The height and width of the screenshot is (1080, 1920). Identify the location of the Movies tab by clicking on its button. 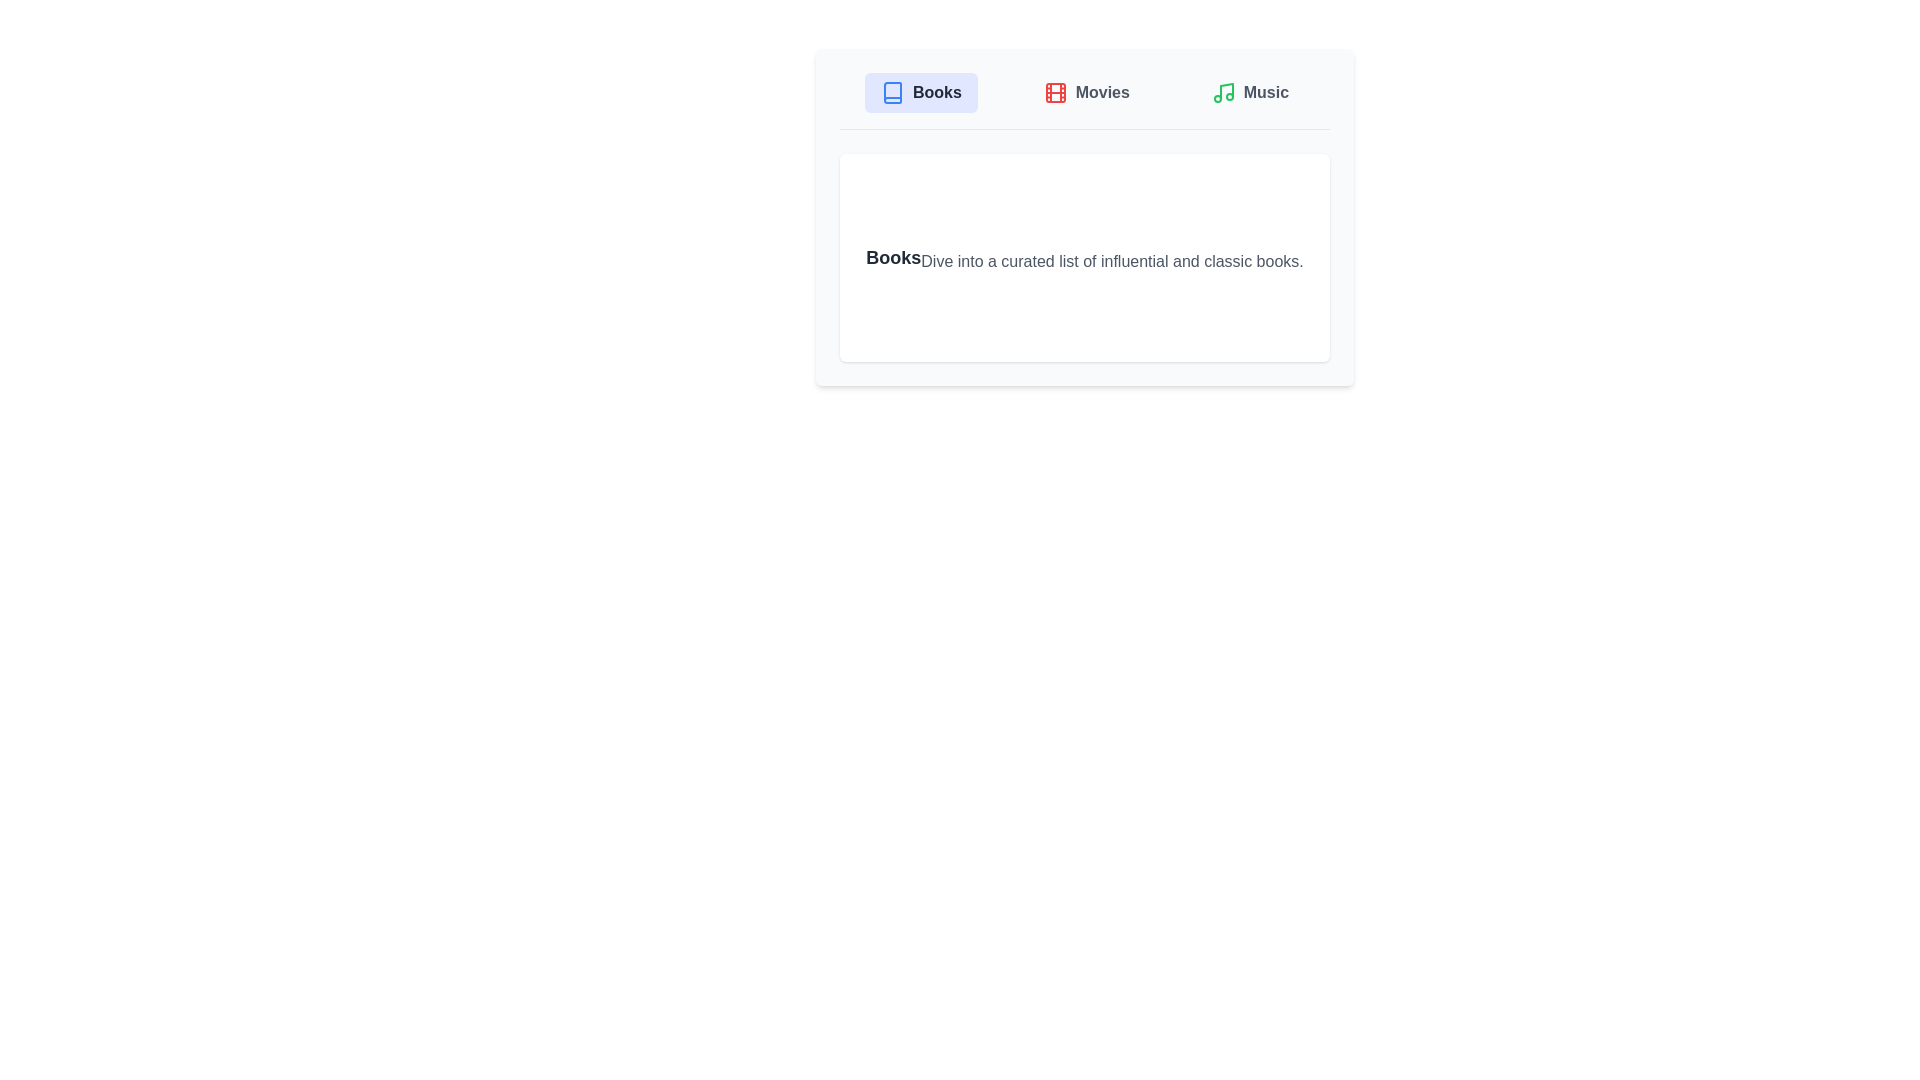
(1085, 92).